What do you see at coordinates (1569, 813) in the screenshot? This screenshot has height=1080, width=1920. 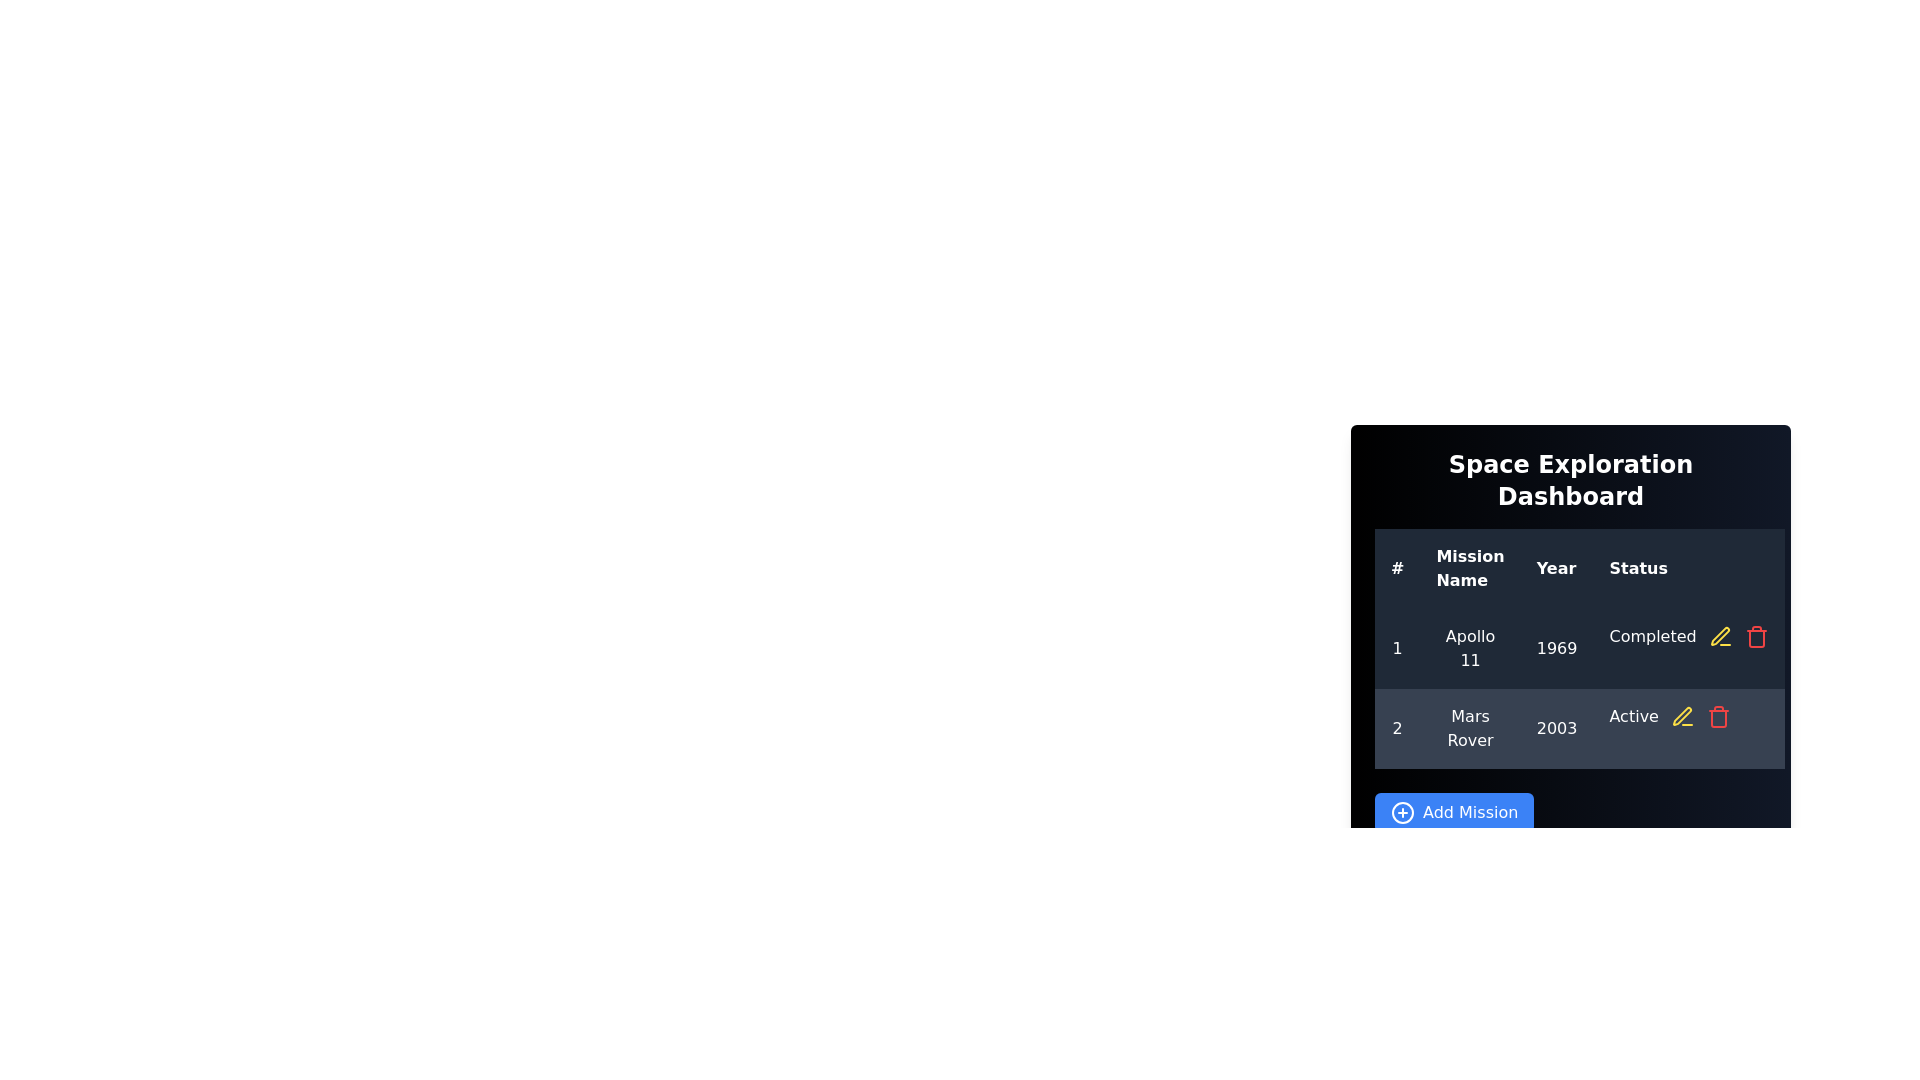 I see `the button located at the bottom of the 'Space Exploration Dashboard' section` at bounding box center [1569, 813].